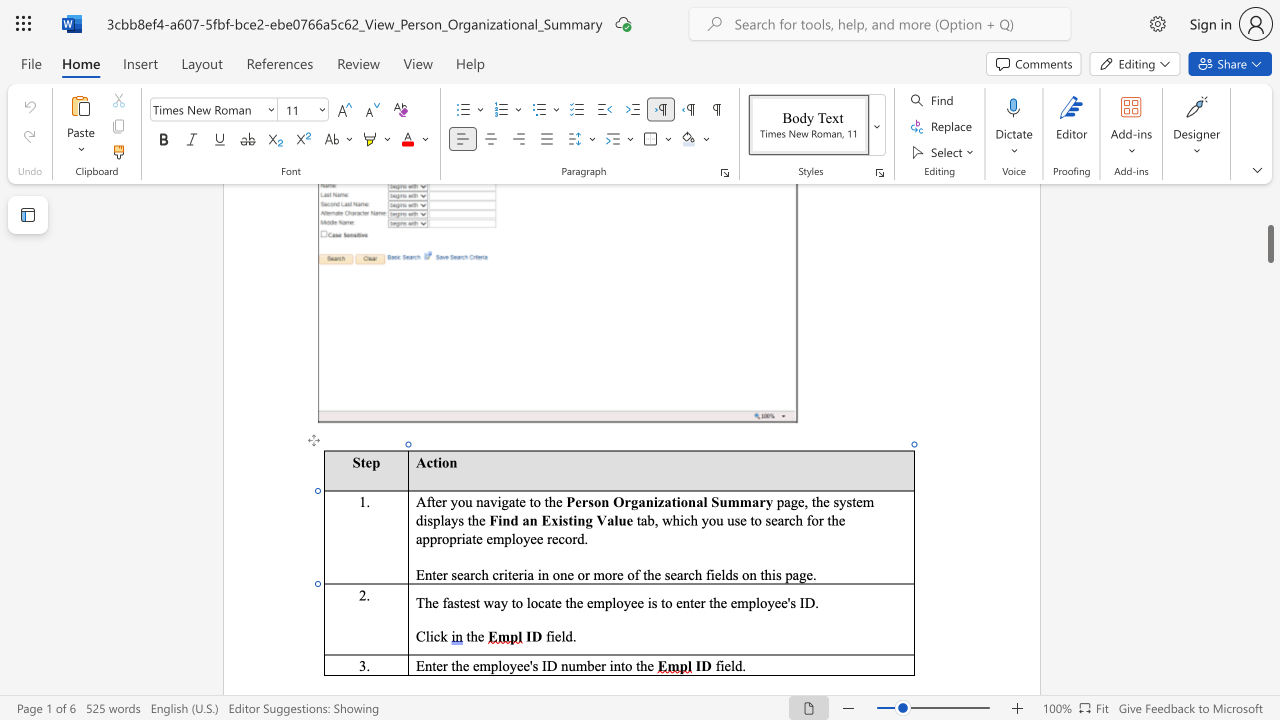 The width and height of the screenshot is (1280, 720). What do you see at coordinates (424, 501) in the screenshot?
I see `the space between the continuous character "A" and "f" in the text` at bounding box center [424, 501].